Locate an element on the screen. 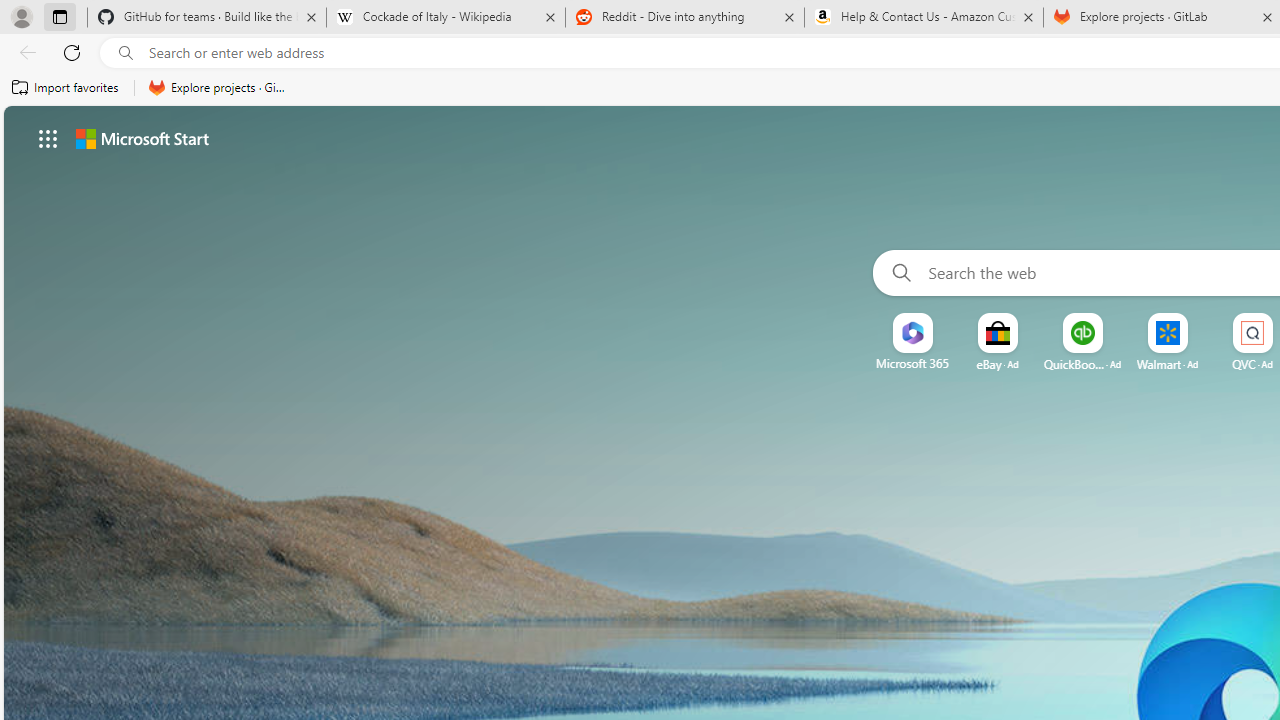 This screenshot has width=1280, height=720. 'Help & Contact Us - Amazon Customer Service' is located at coordinates (923, 17).